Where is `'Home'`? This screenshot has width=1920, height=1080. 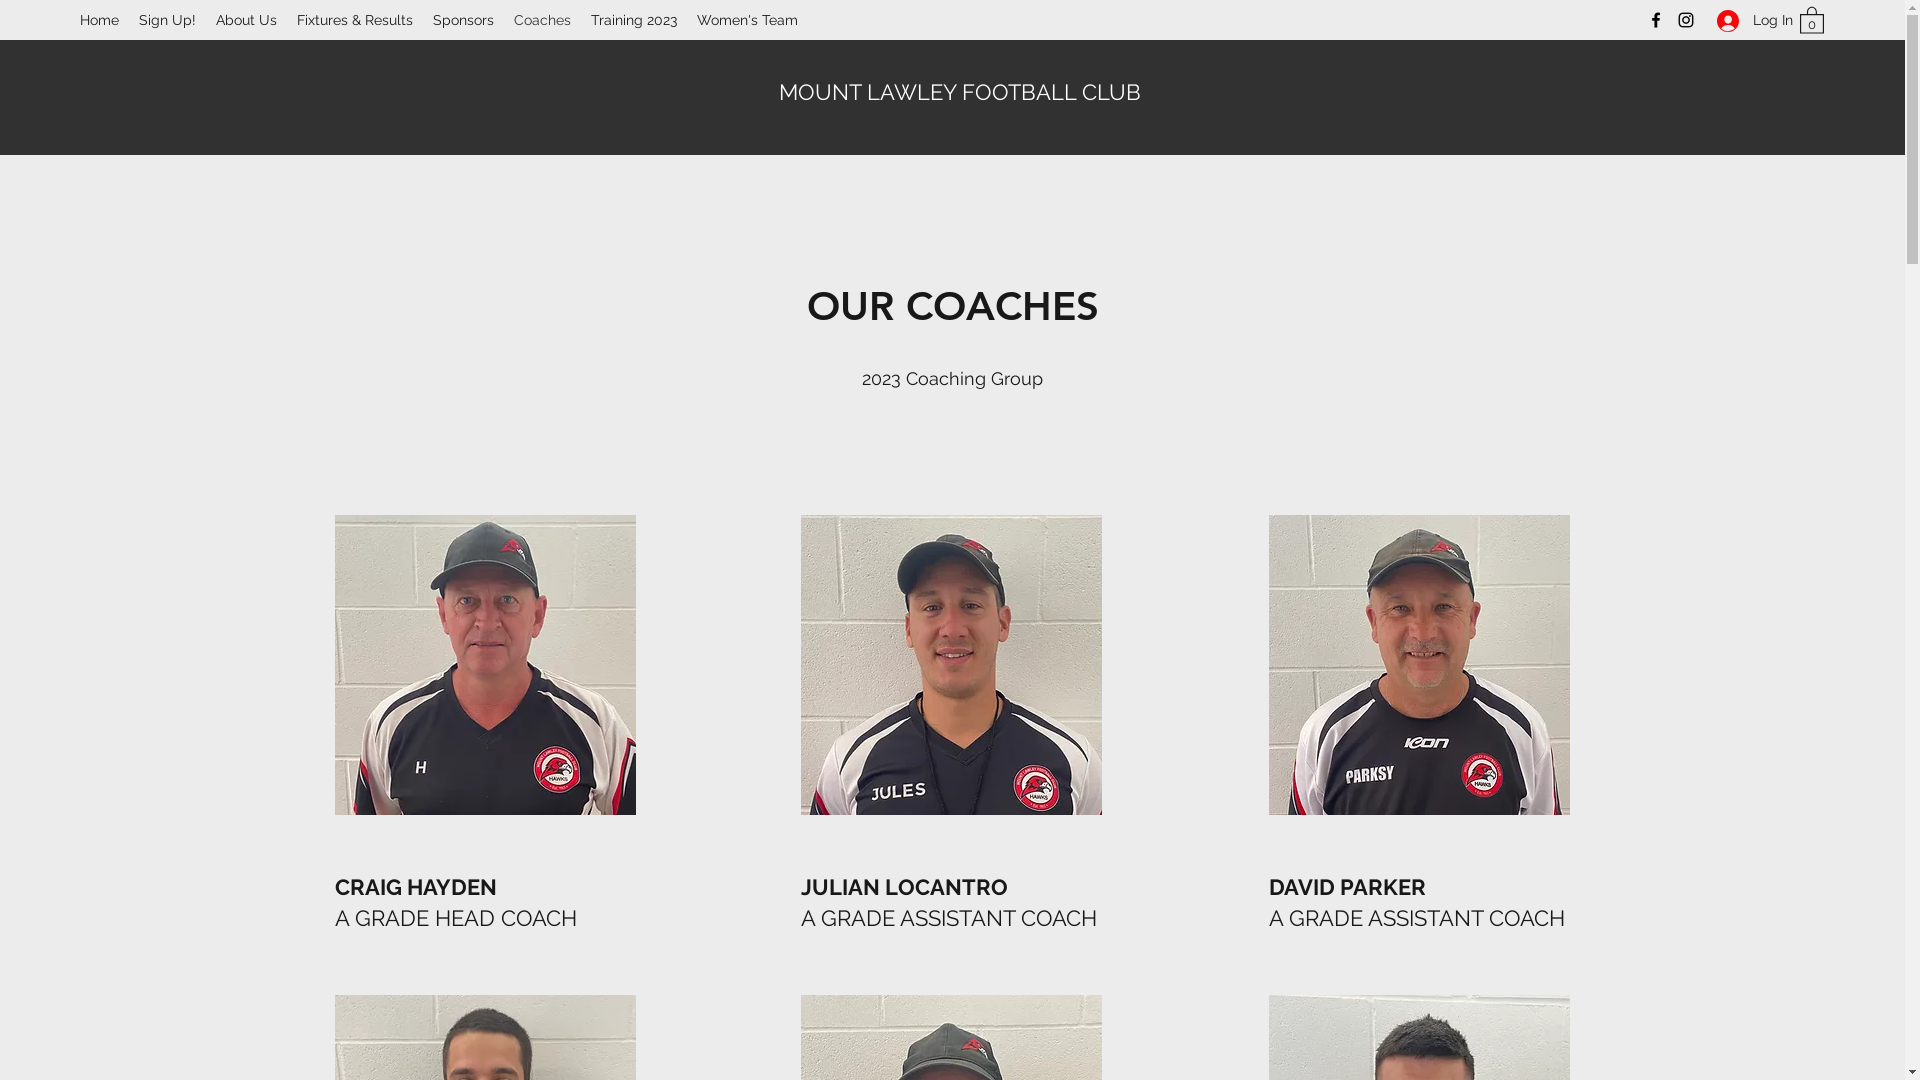 'Home' is located at coordinates (98, 19).